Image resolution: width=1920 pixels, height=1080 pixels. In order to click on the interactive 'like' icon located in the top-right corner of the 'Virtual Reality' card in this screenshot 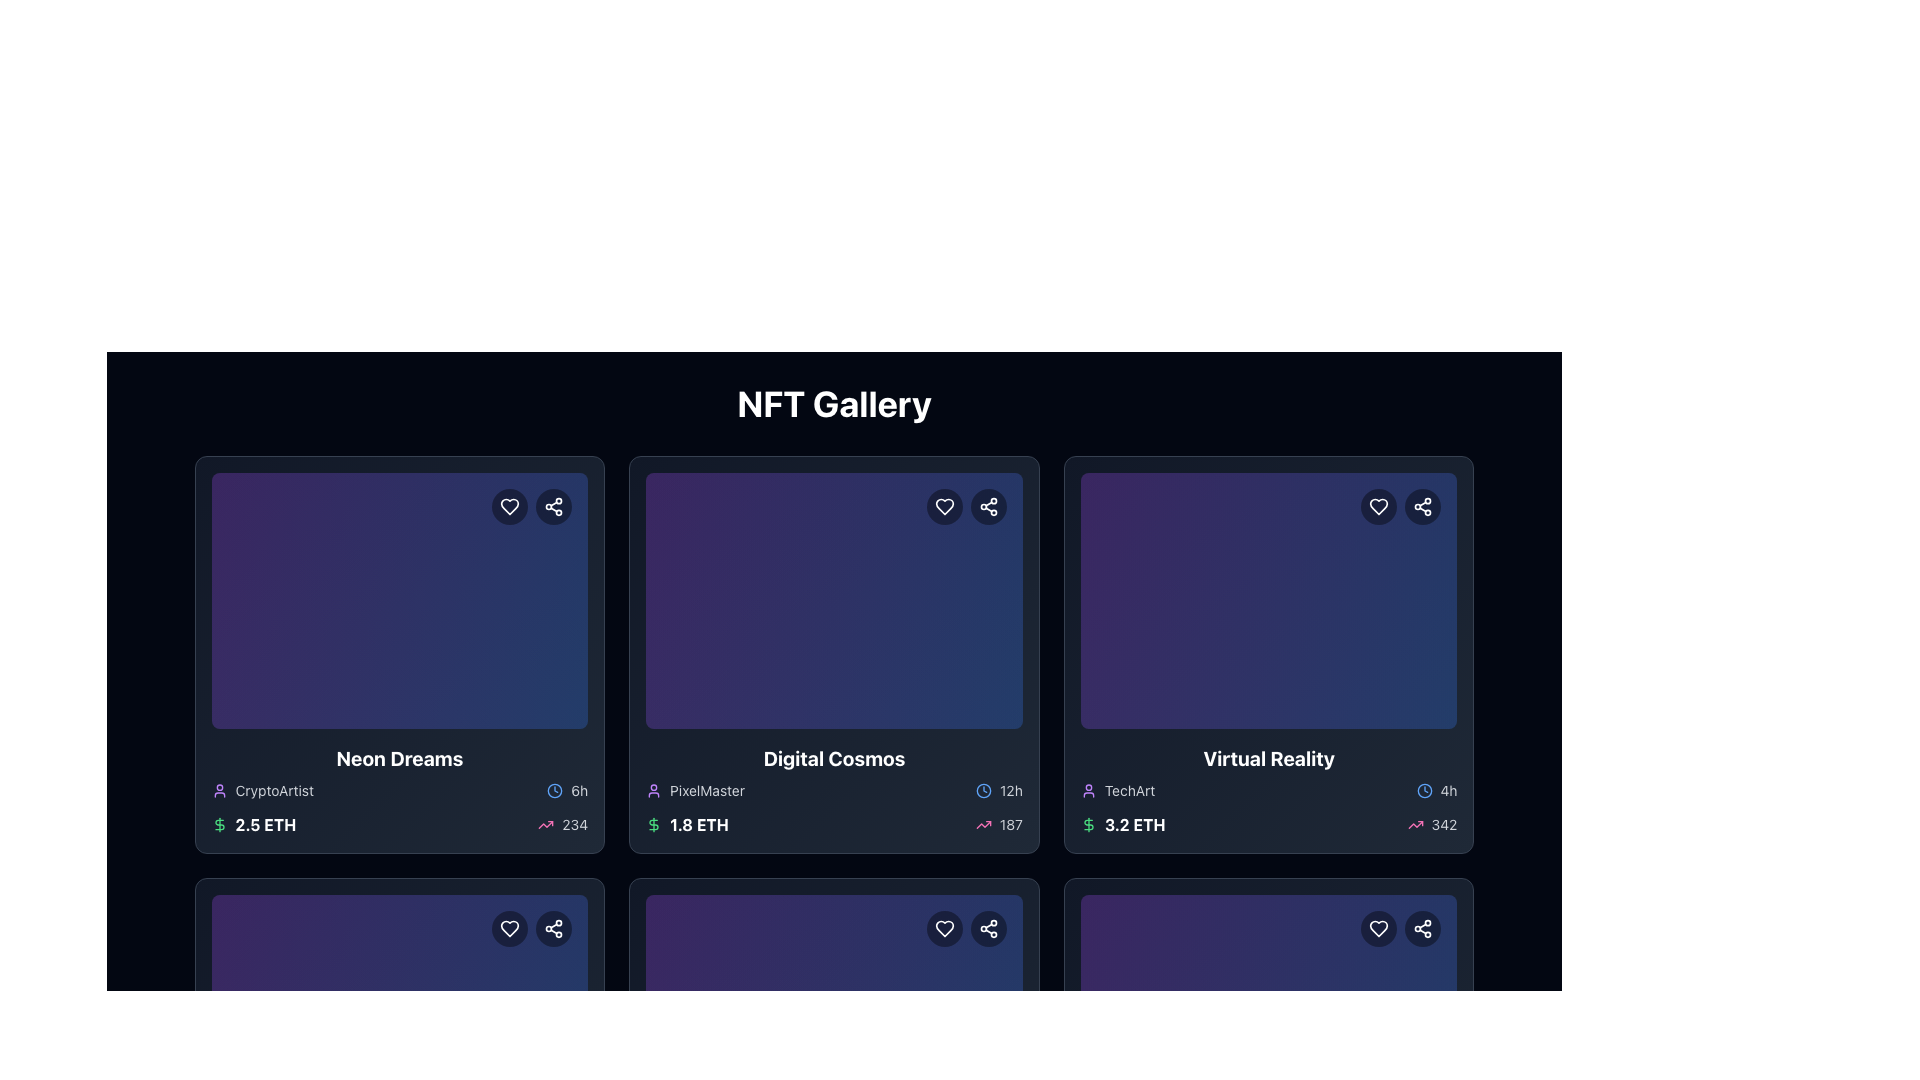, I will do `click(1378, 505)`.